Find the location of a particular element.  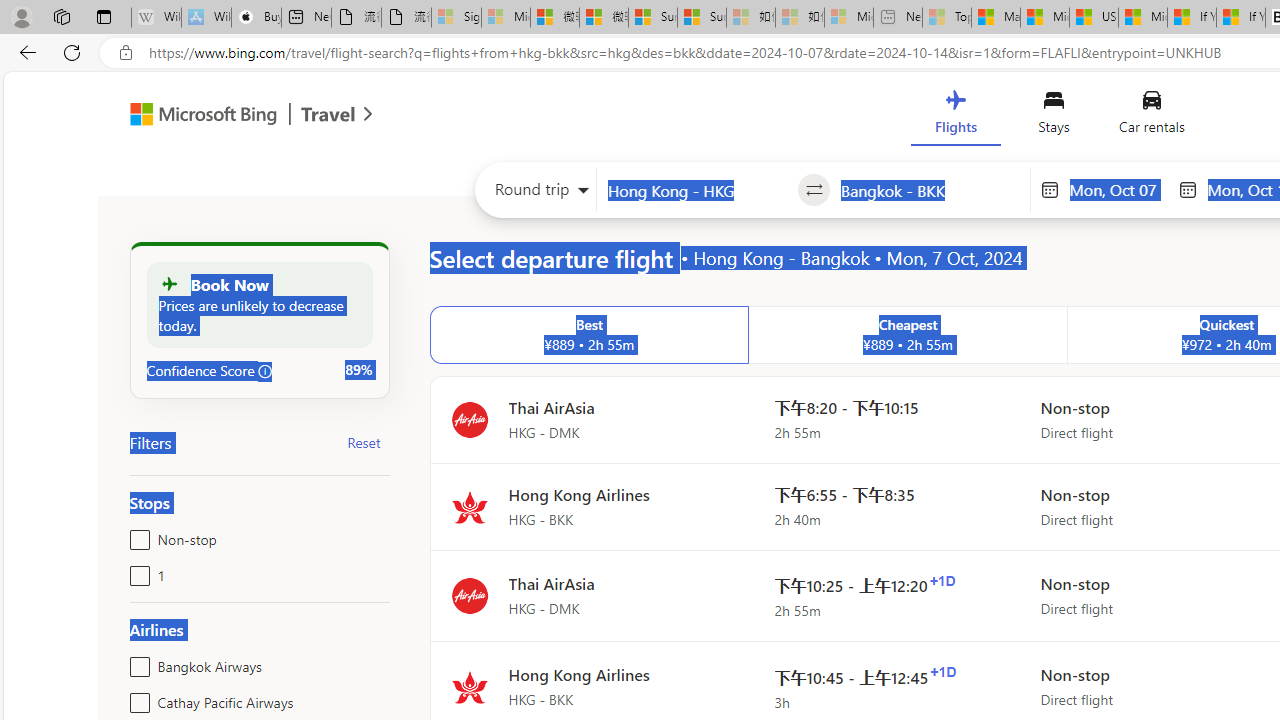

'Flights' is located at coordinates (954, 117).